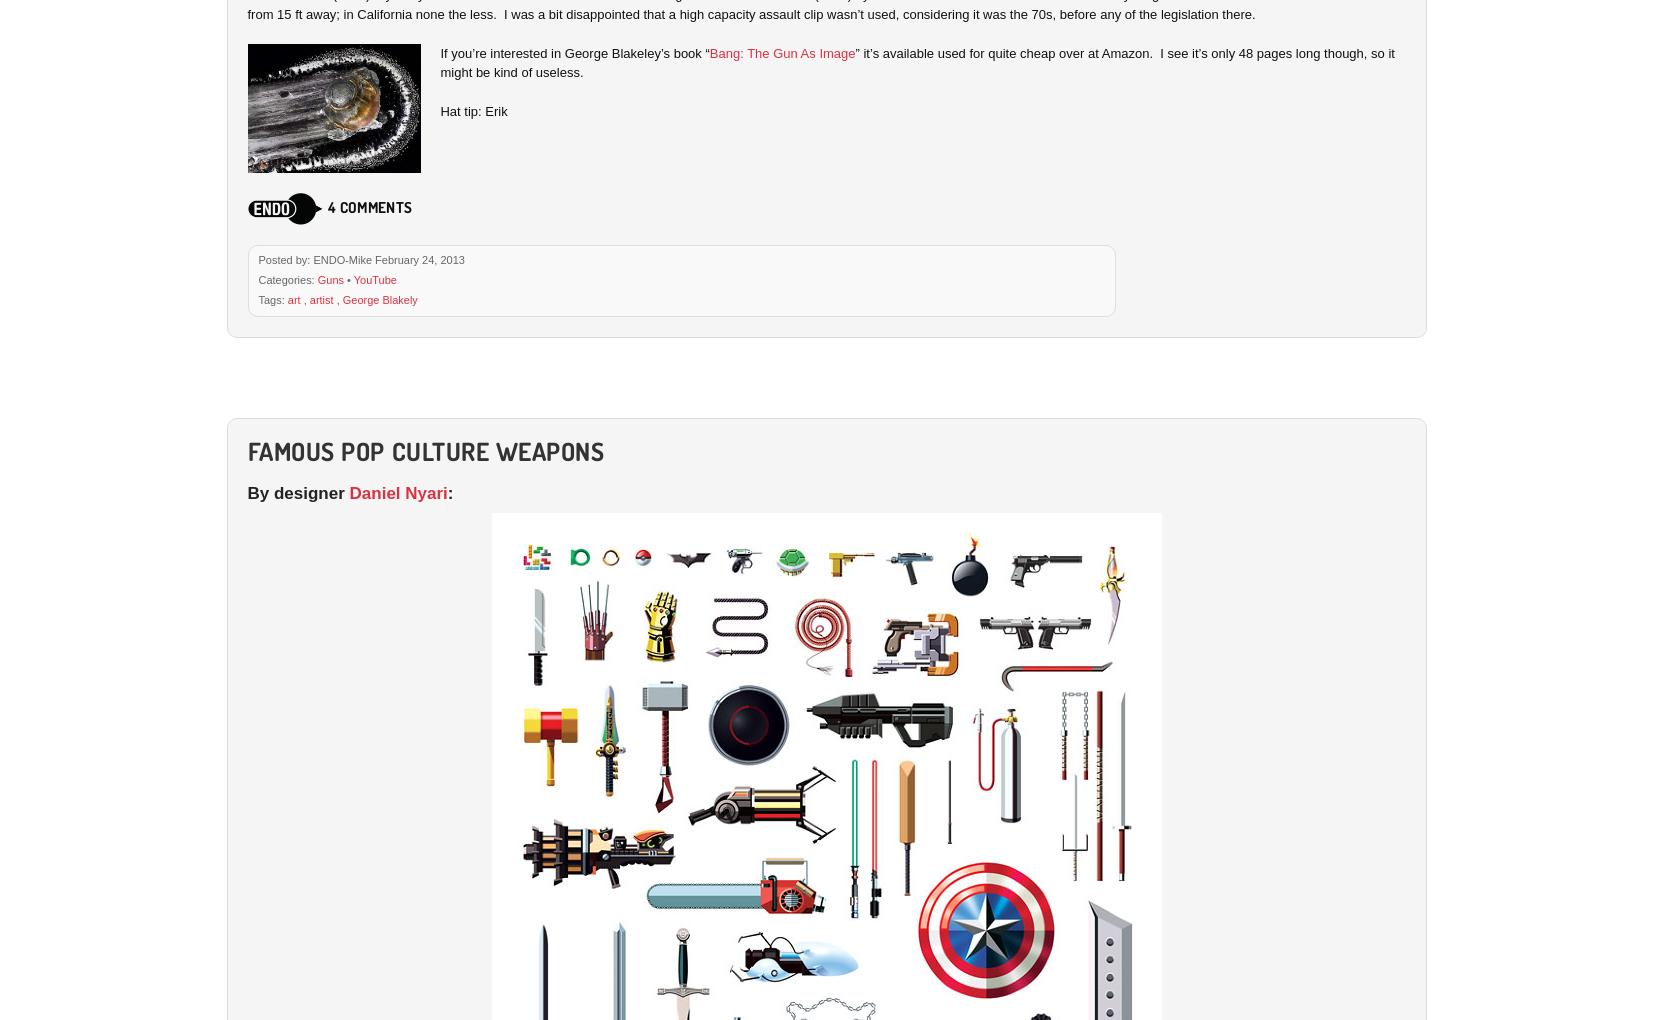 This screenshot has height=1020, width=1653. What do you see at coordinates (329, 278) in the screenshot?
I see `'Guns'` at bounding box center [329, 278].